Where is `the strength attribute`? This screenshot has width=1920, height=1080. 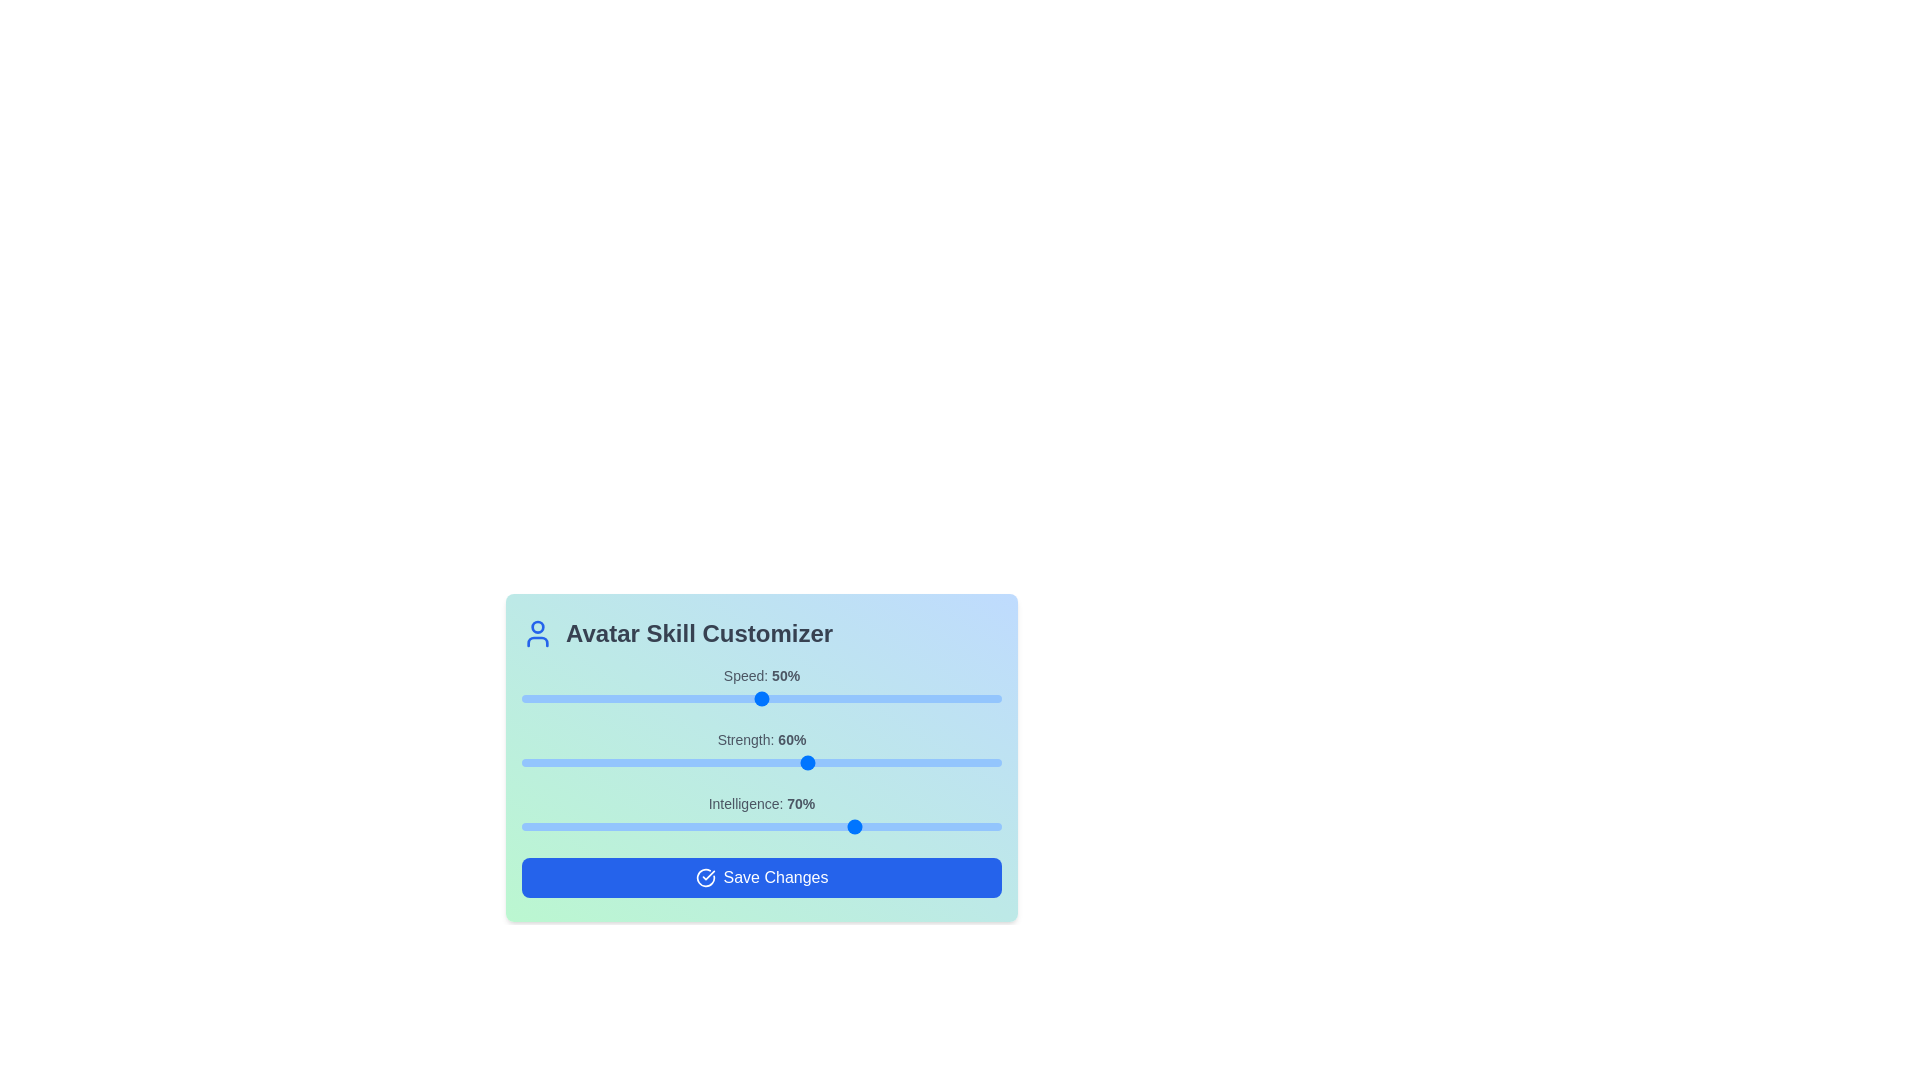 the strength attribute is located at coordinates (737, 763).